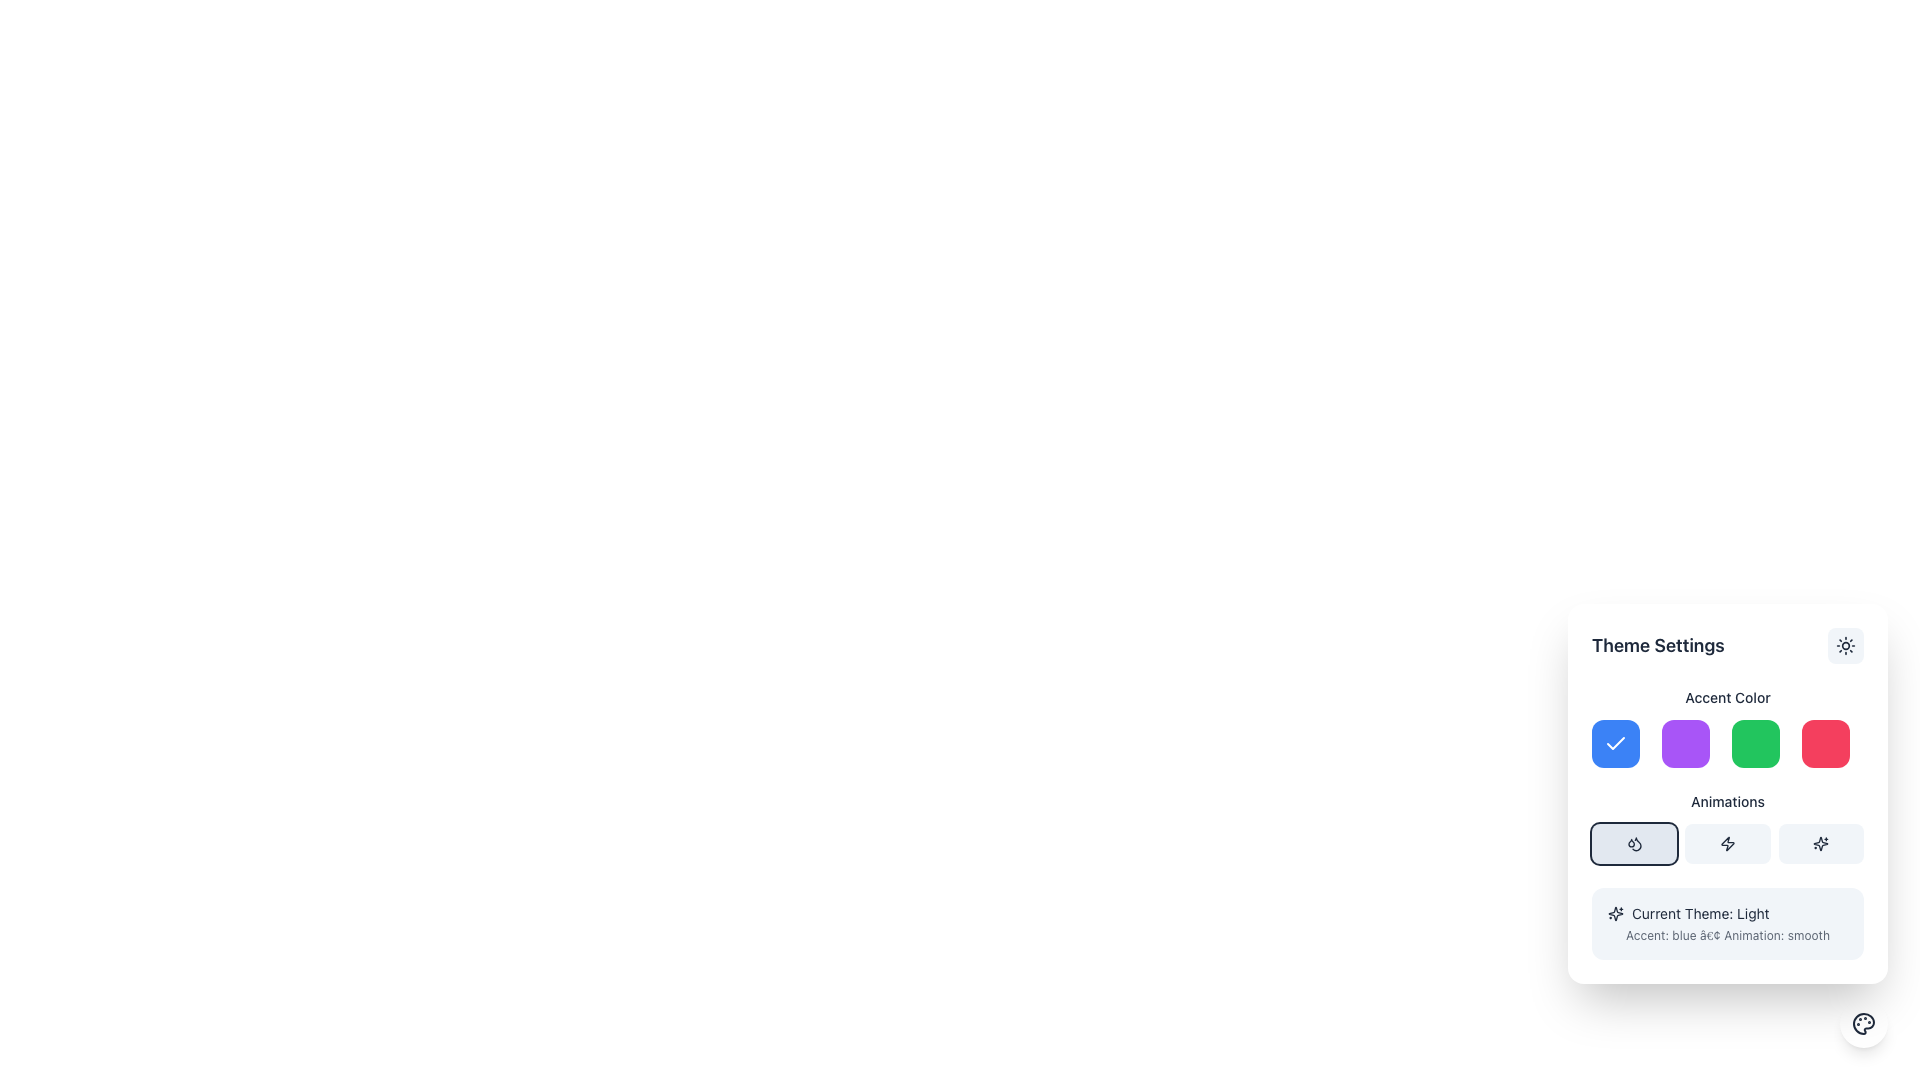 This screenshot has width=1920, height=1080. Describe the element at coordinates (1727, 844) in the screenshot. I see `the rectangular button with a lightning bolt icon located in the middle column of the 'Animations' section` at that location.